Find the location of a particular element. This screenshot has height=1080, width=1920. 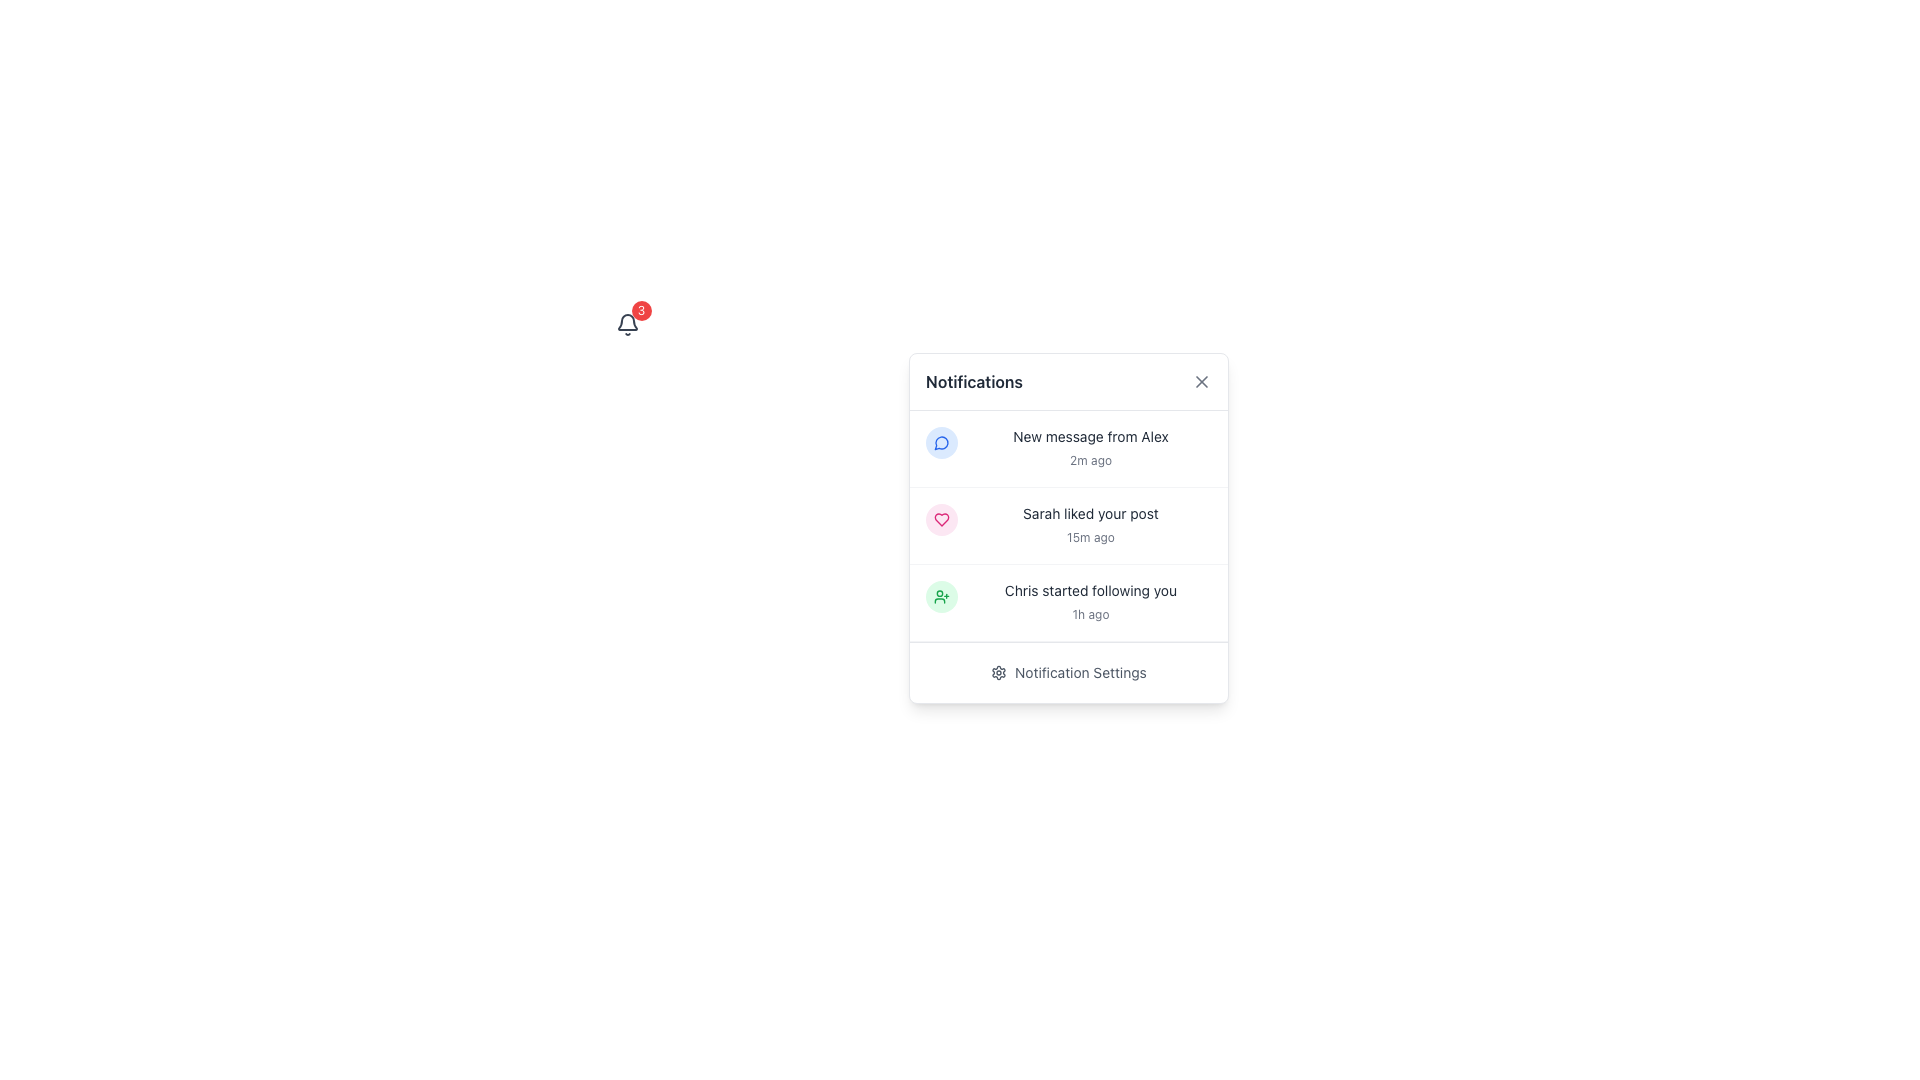

the settings button for notifications located in the bottom section of the notification dropdown by is located at coordinates (1068, 672).